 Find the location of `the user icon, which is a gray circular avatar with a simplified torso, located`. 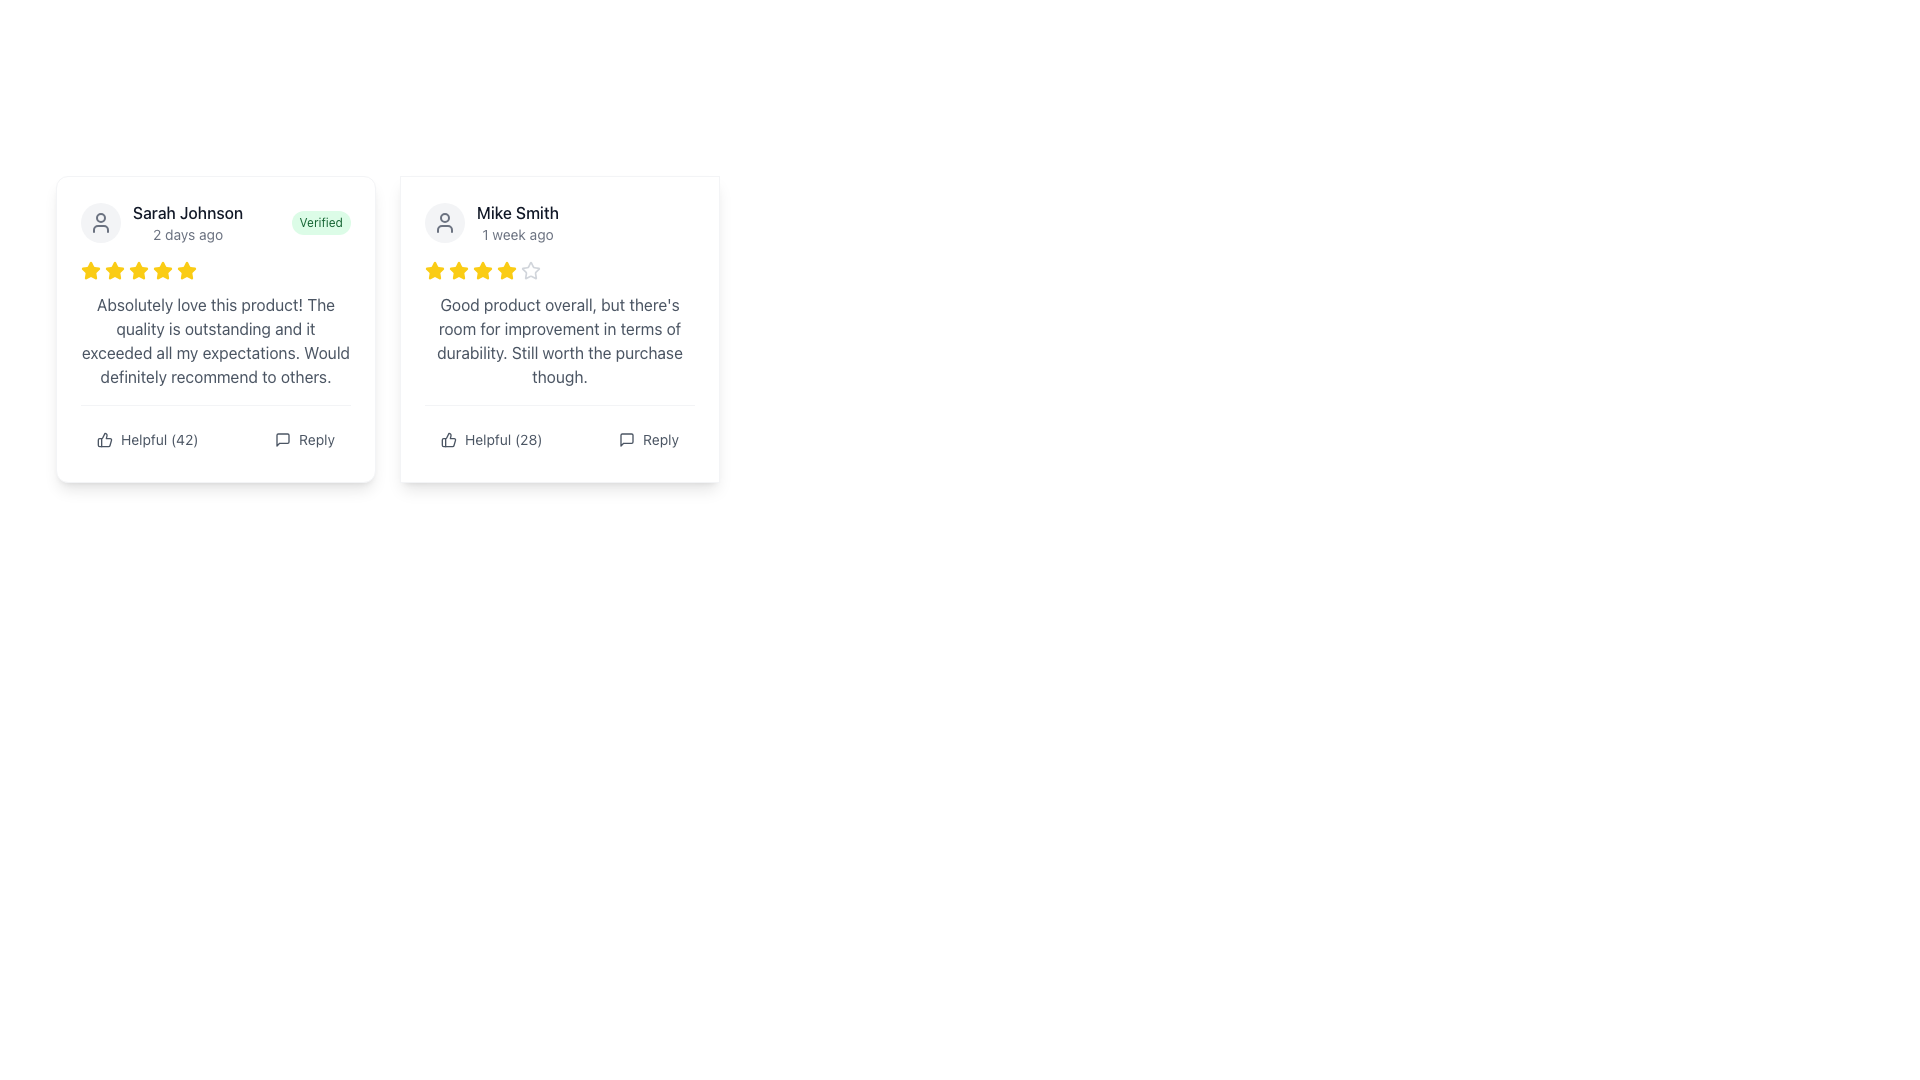

the user icon, which is a gray circular avatar with a simplified torso, located is located at coordinates (444, 223).